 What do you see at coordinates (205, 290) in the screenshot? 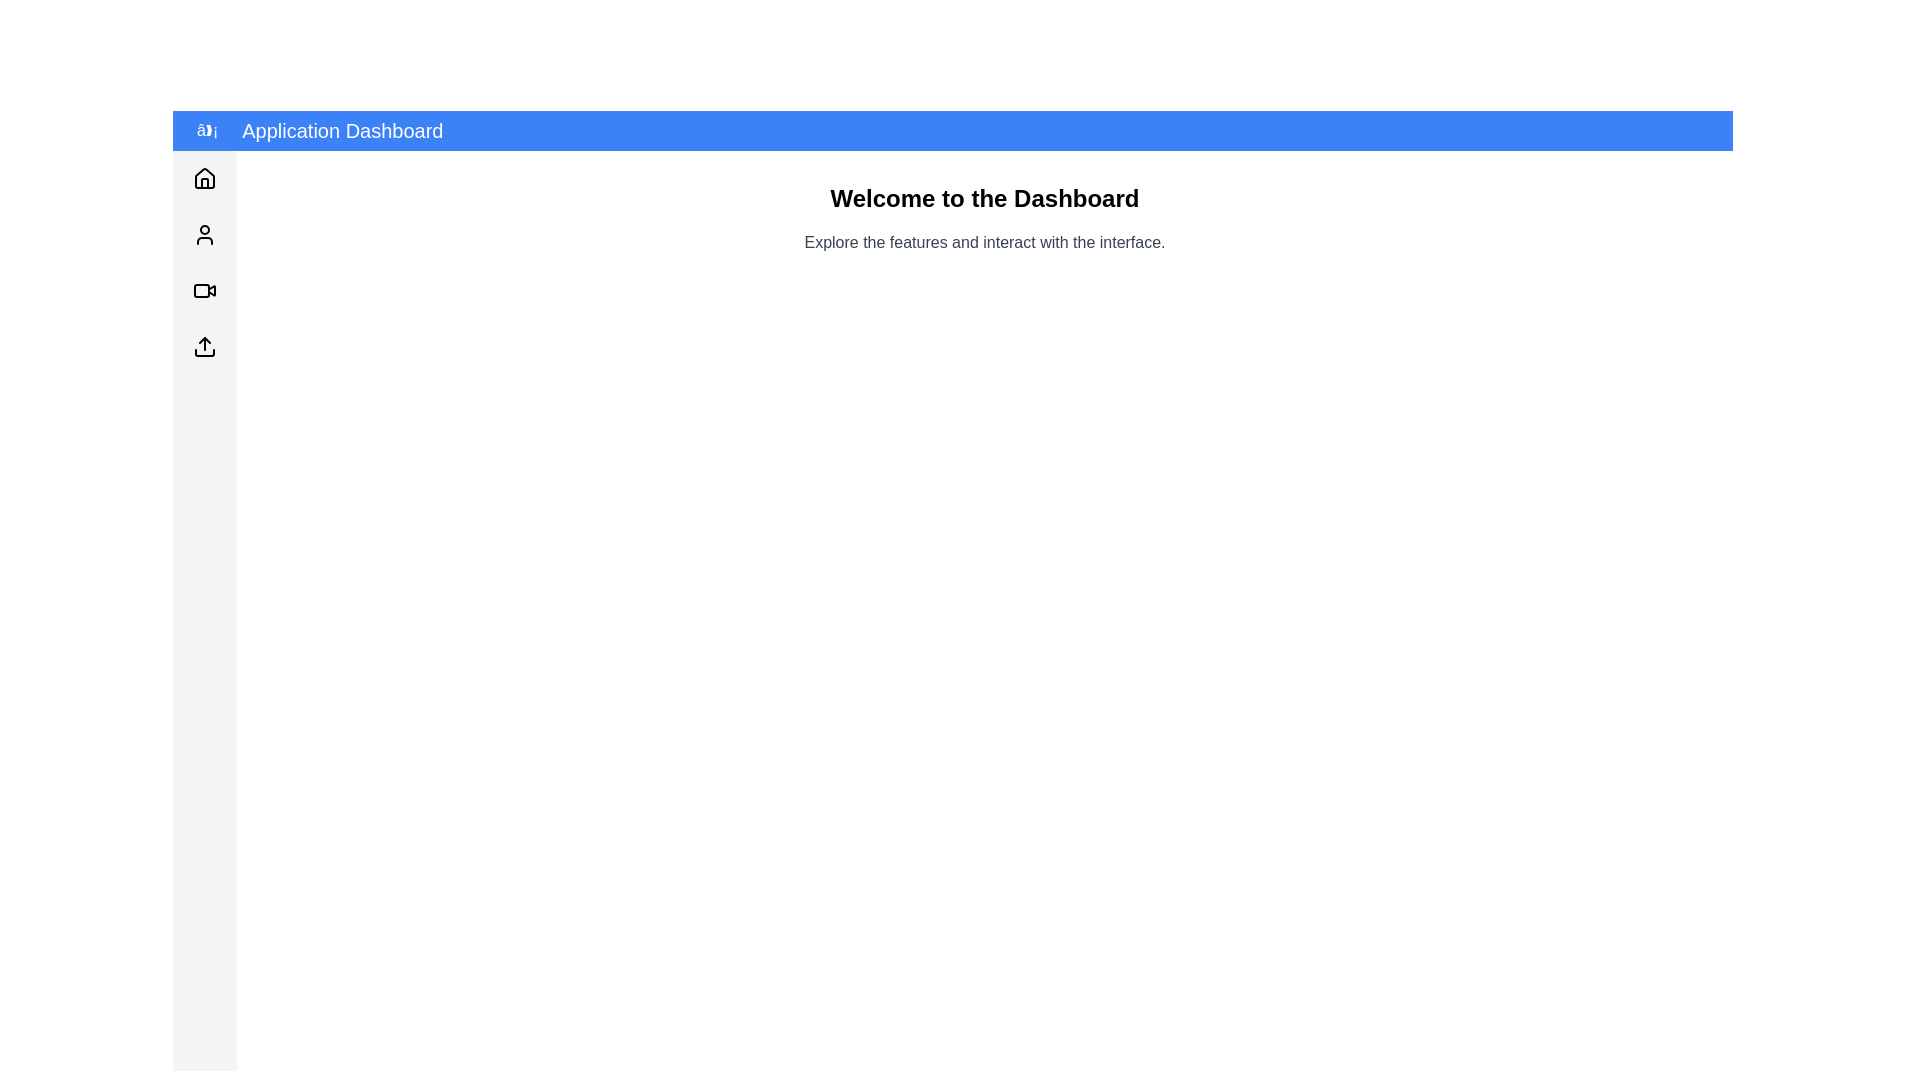
I see `the video icon, which features a rectangular body and a triangular play button indicator, located as the third icon in a vertical stack on the left side of the interface` at bounding box center [205, 290].